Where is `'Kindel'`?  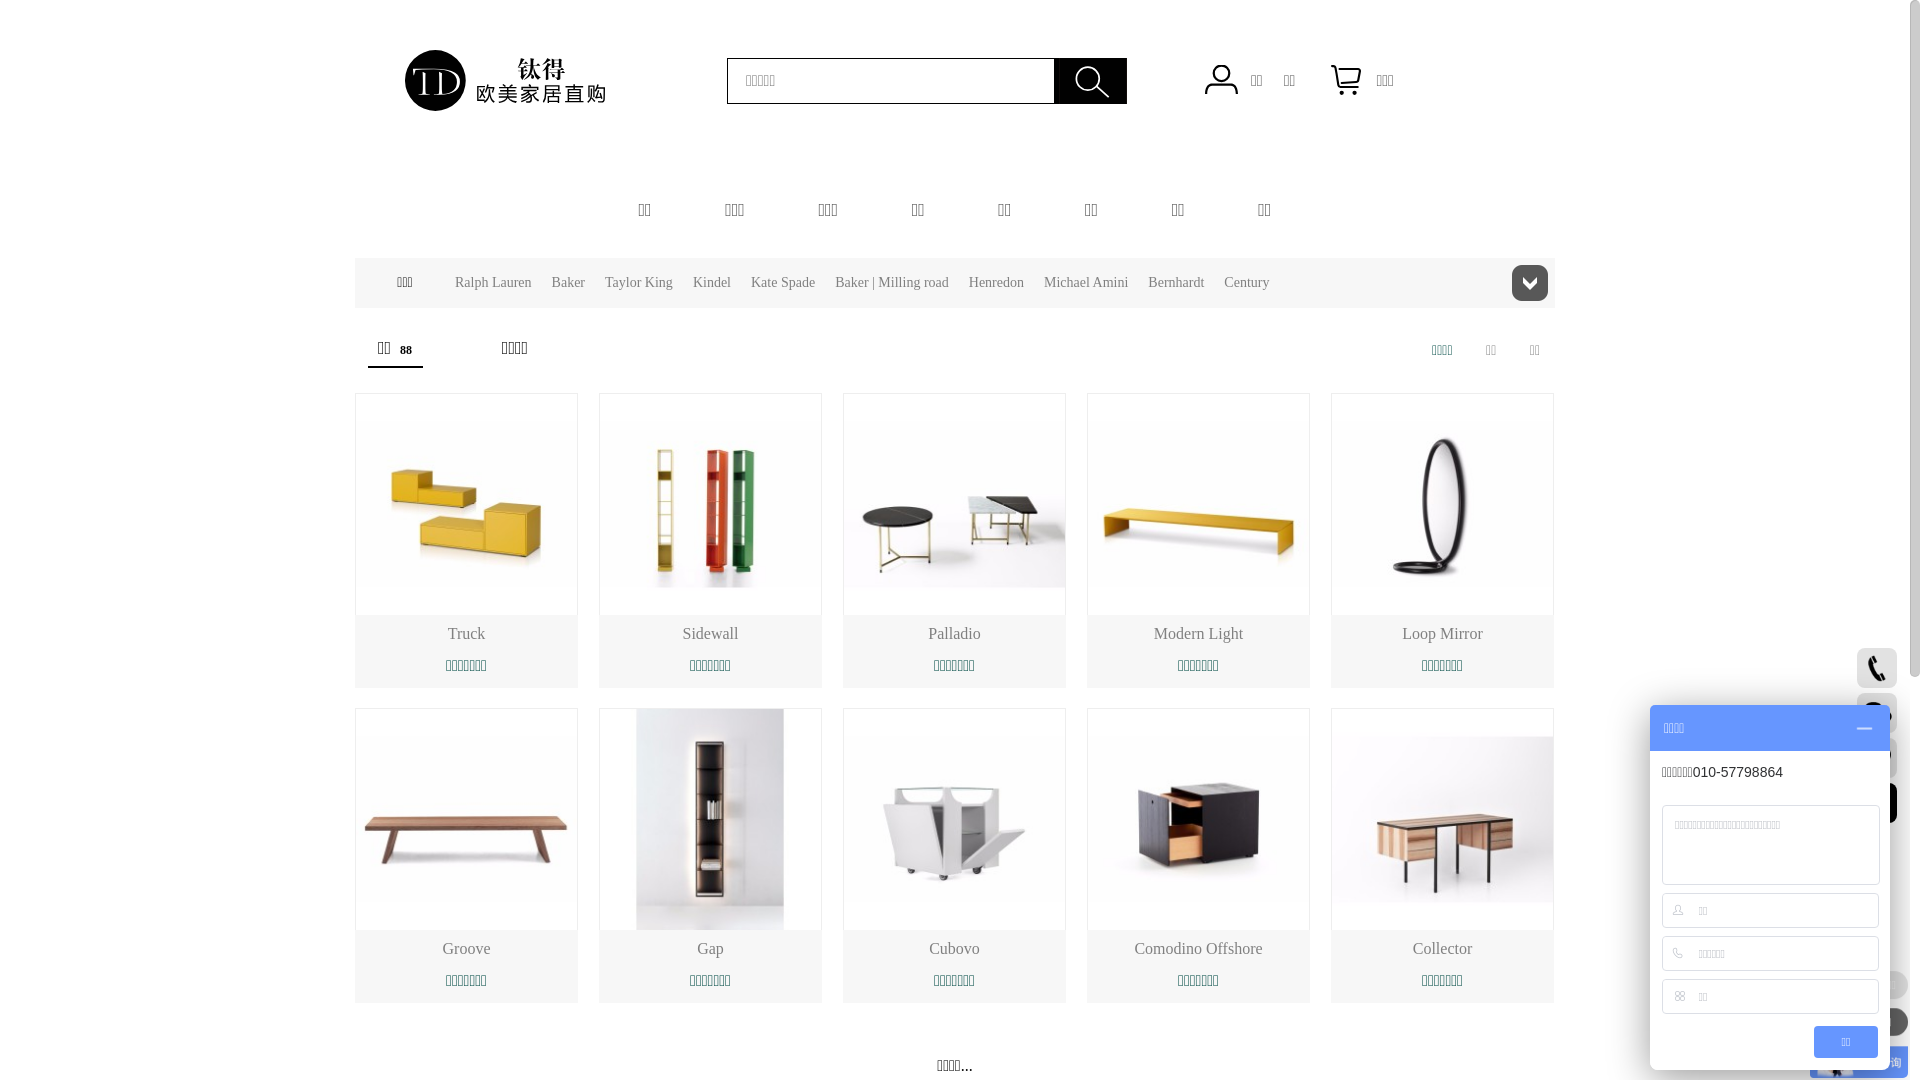
'Kindel' is located at coordinates (692, 282).